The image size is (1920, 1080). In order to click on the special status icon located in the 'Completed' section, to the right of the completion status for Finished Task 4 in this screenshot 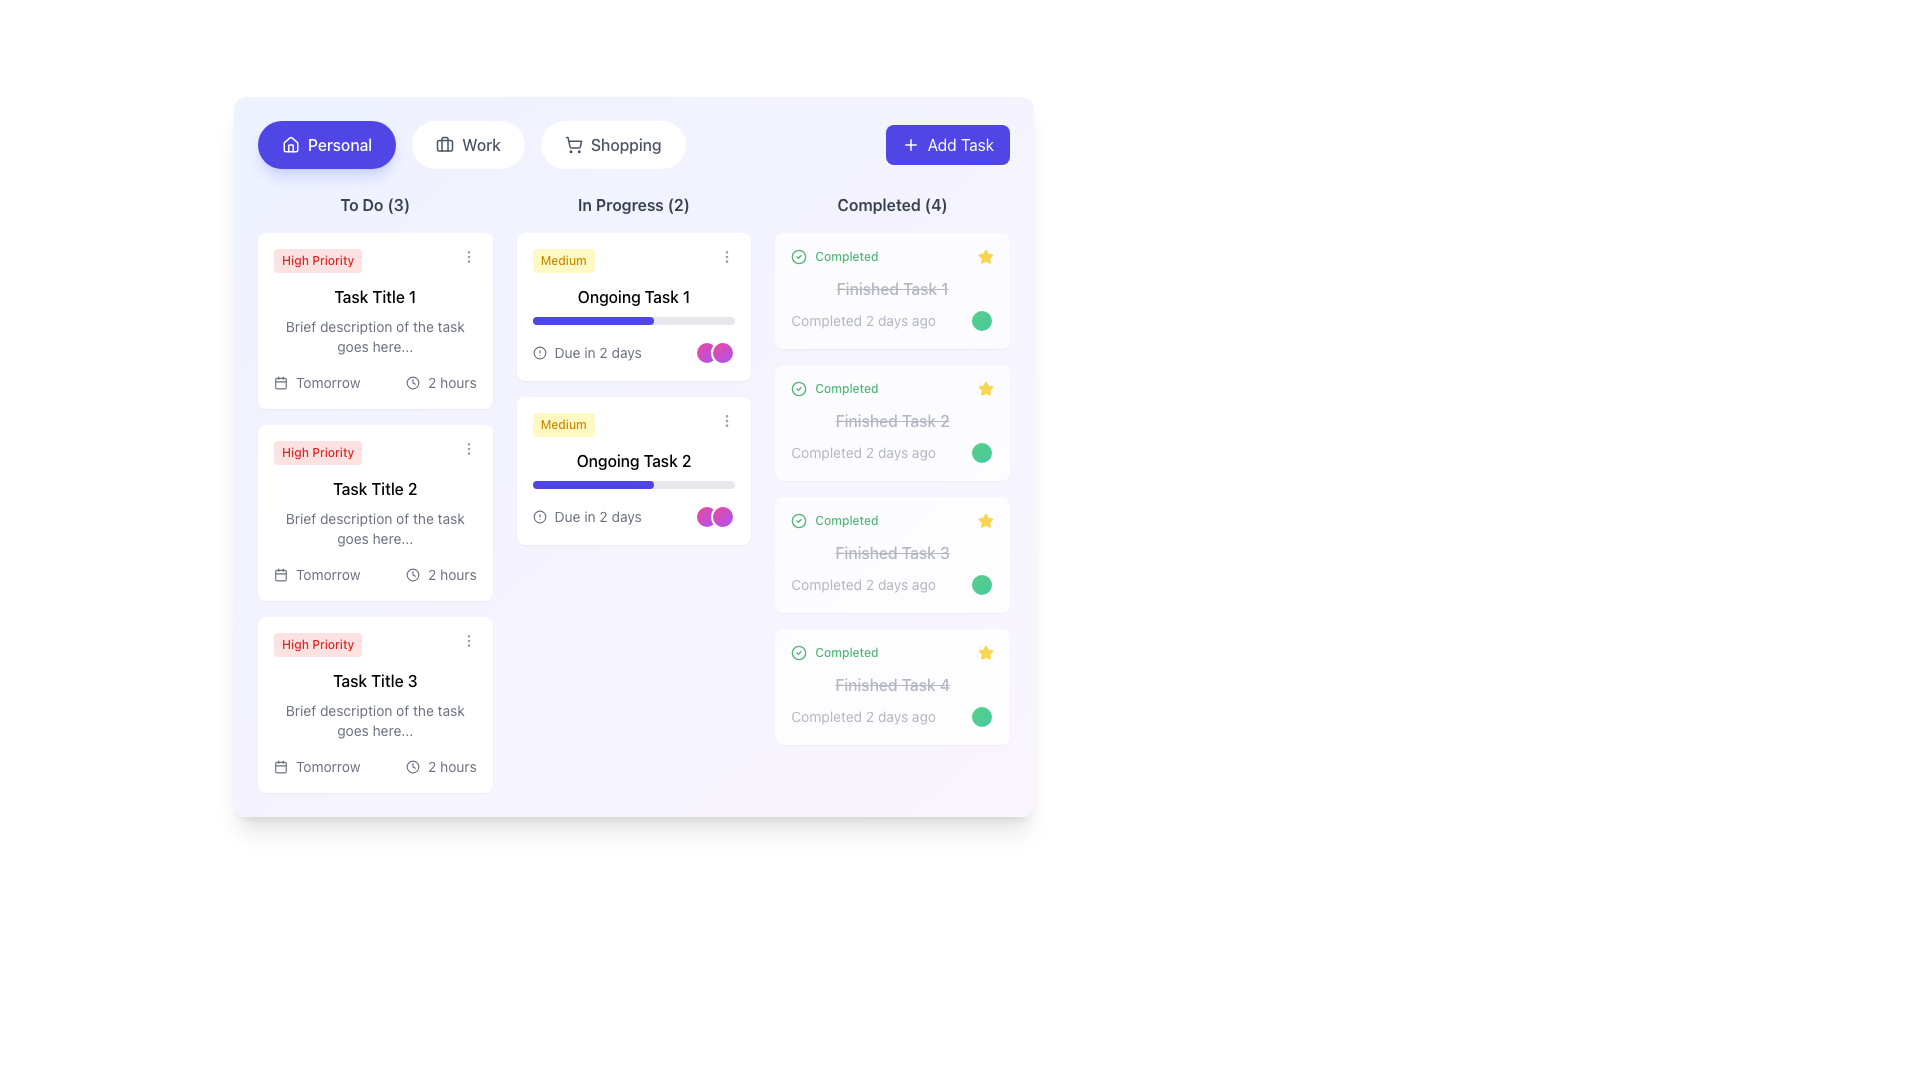, I will do `click(985, 652)`.